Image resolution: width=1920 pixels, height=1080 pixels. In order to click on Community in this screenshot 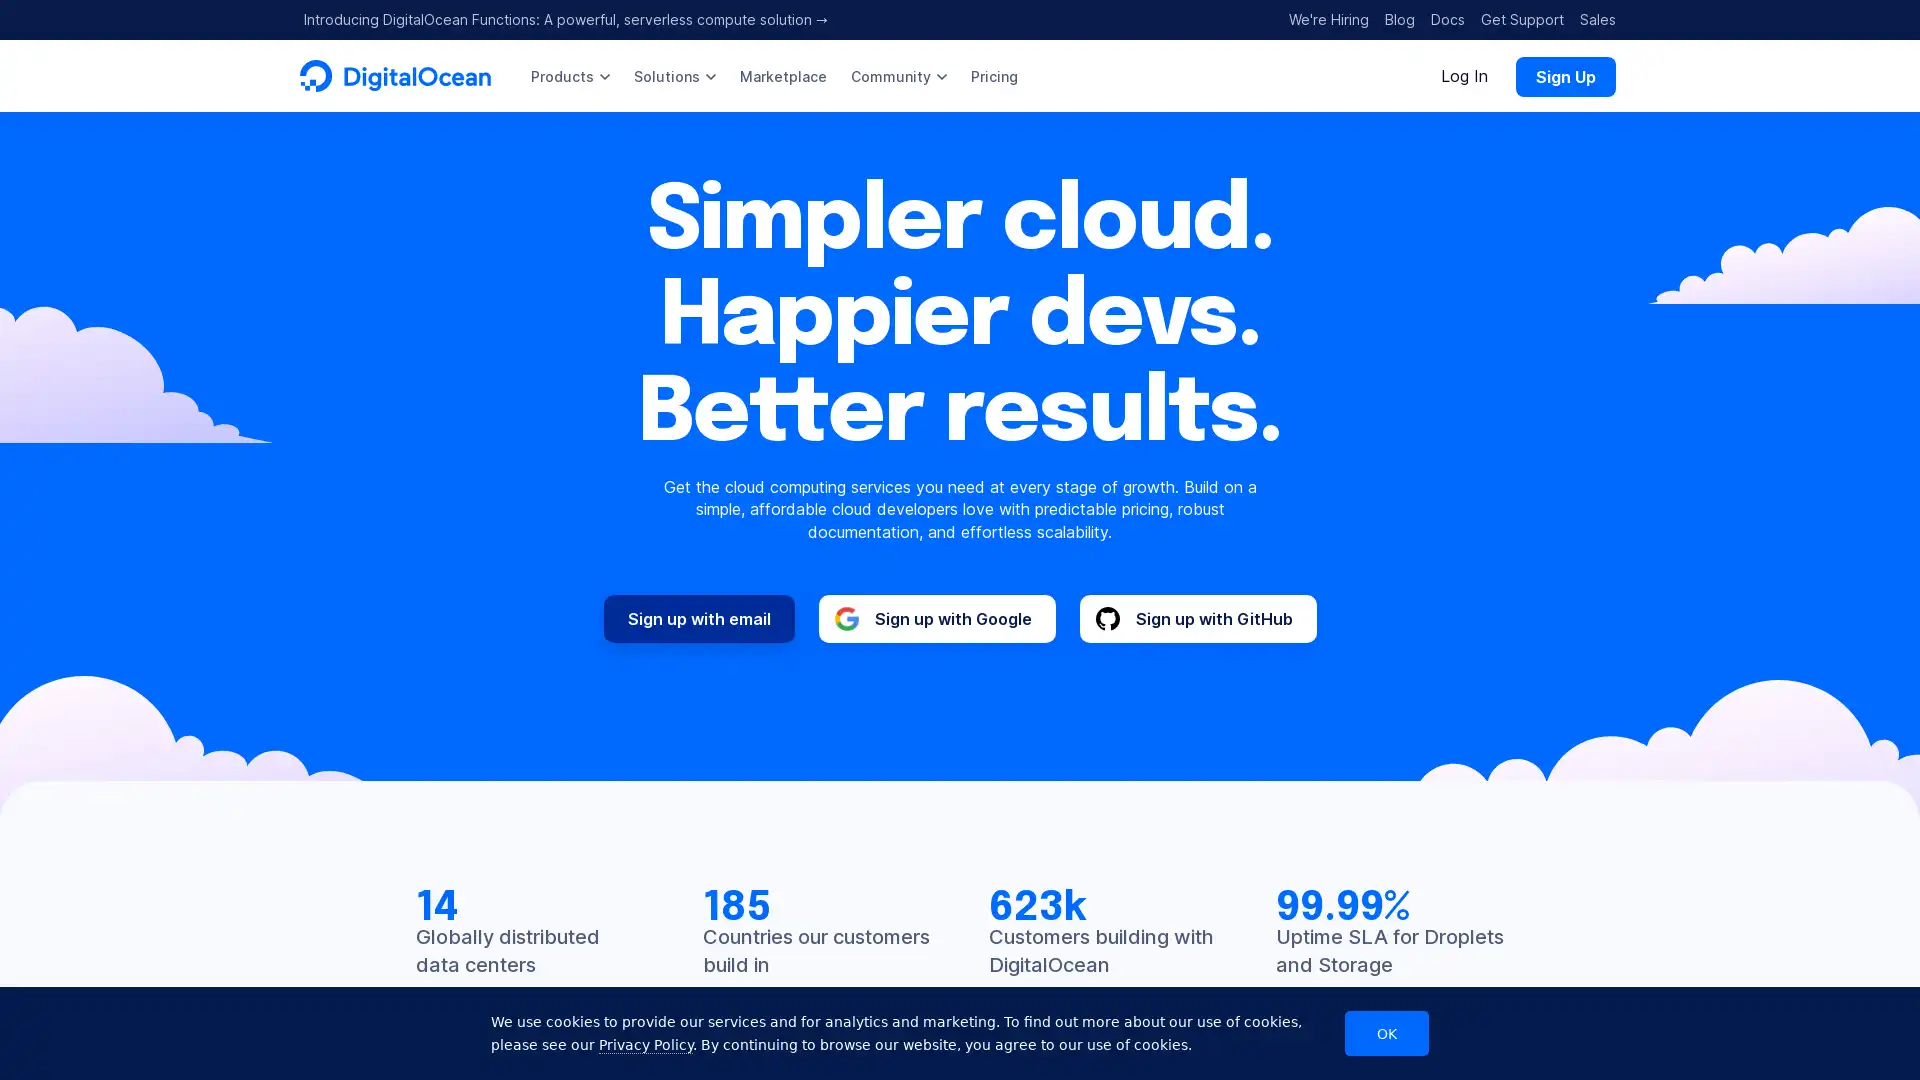, I will do `click(897, 75)`.